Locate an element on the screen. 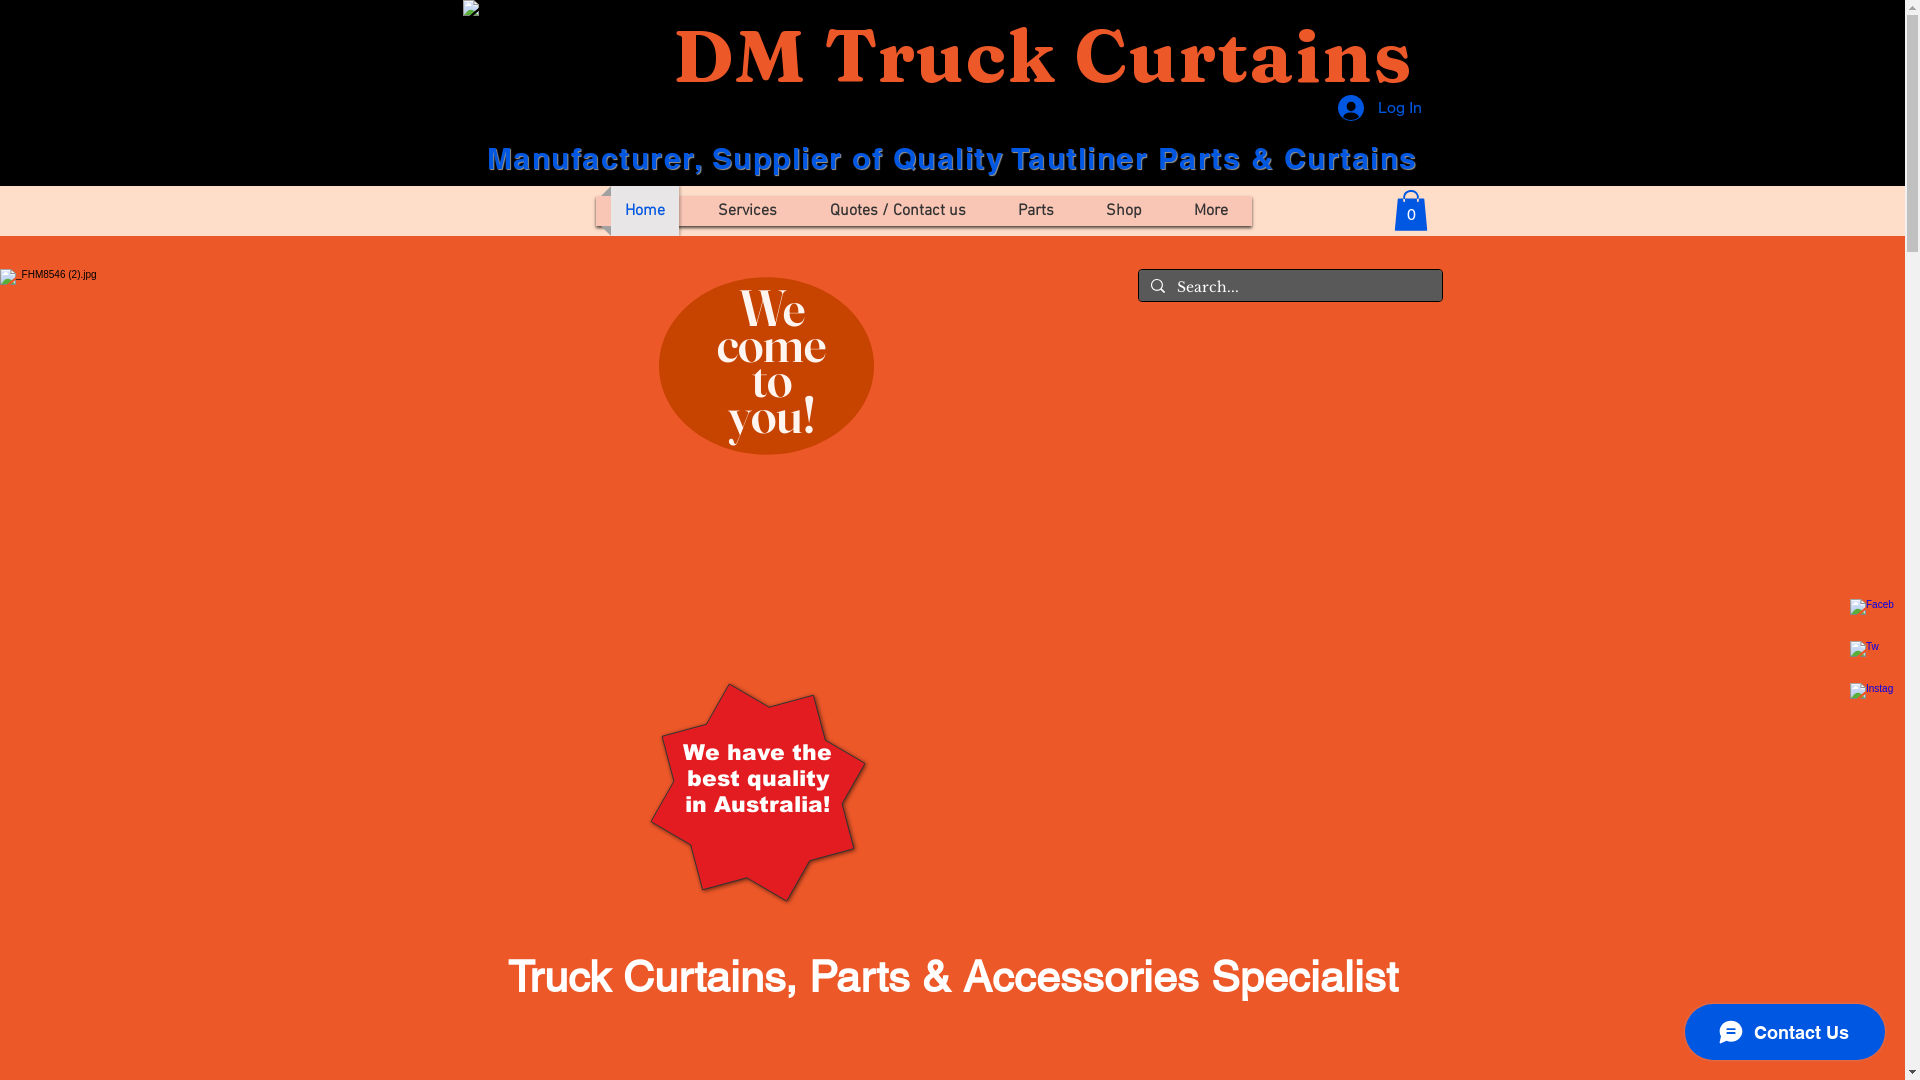  'Shop' is located at coordinates (1123, 211).